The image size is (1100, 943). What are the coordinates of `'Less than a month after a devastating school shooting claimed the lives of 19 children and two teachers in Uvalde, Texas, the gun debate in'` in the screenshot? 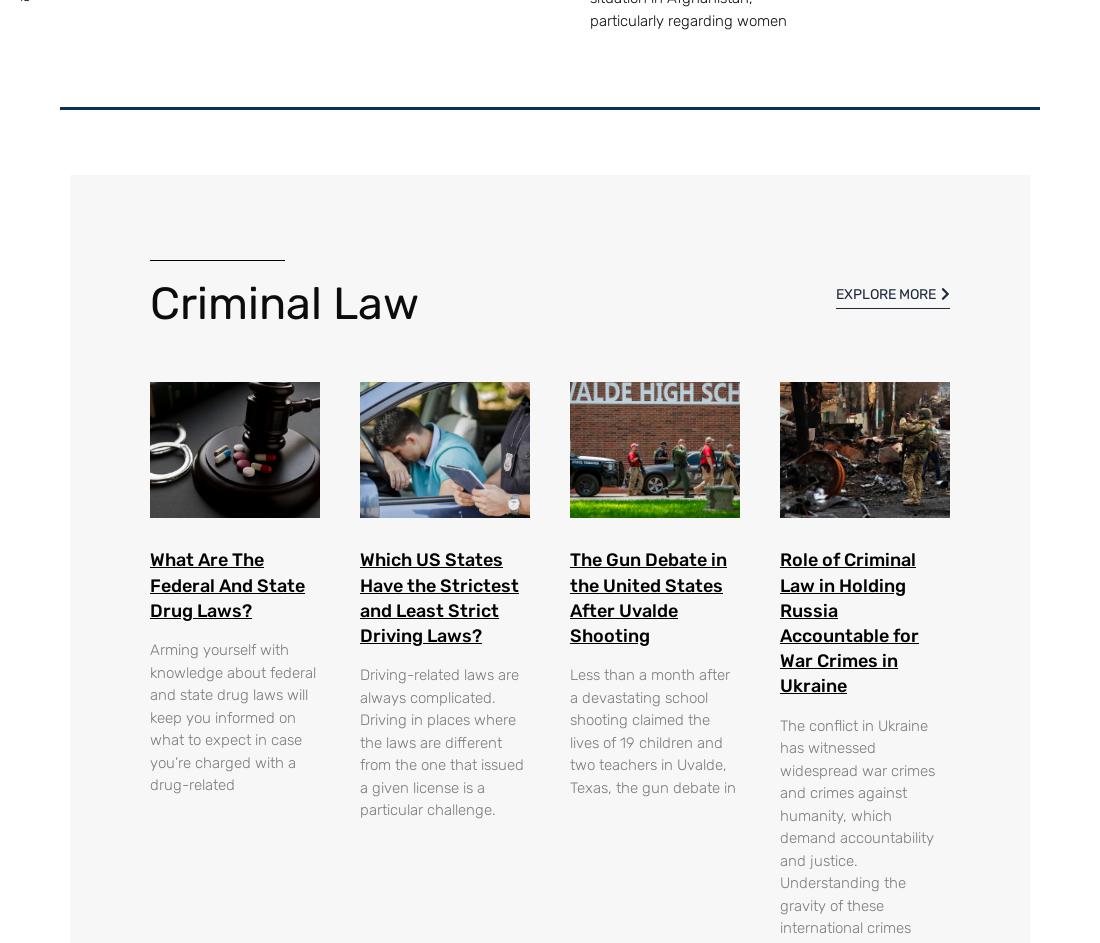 It's located at (652, 730).